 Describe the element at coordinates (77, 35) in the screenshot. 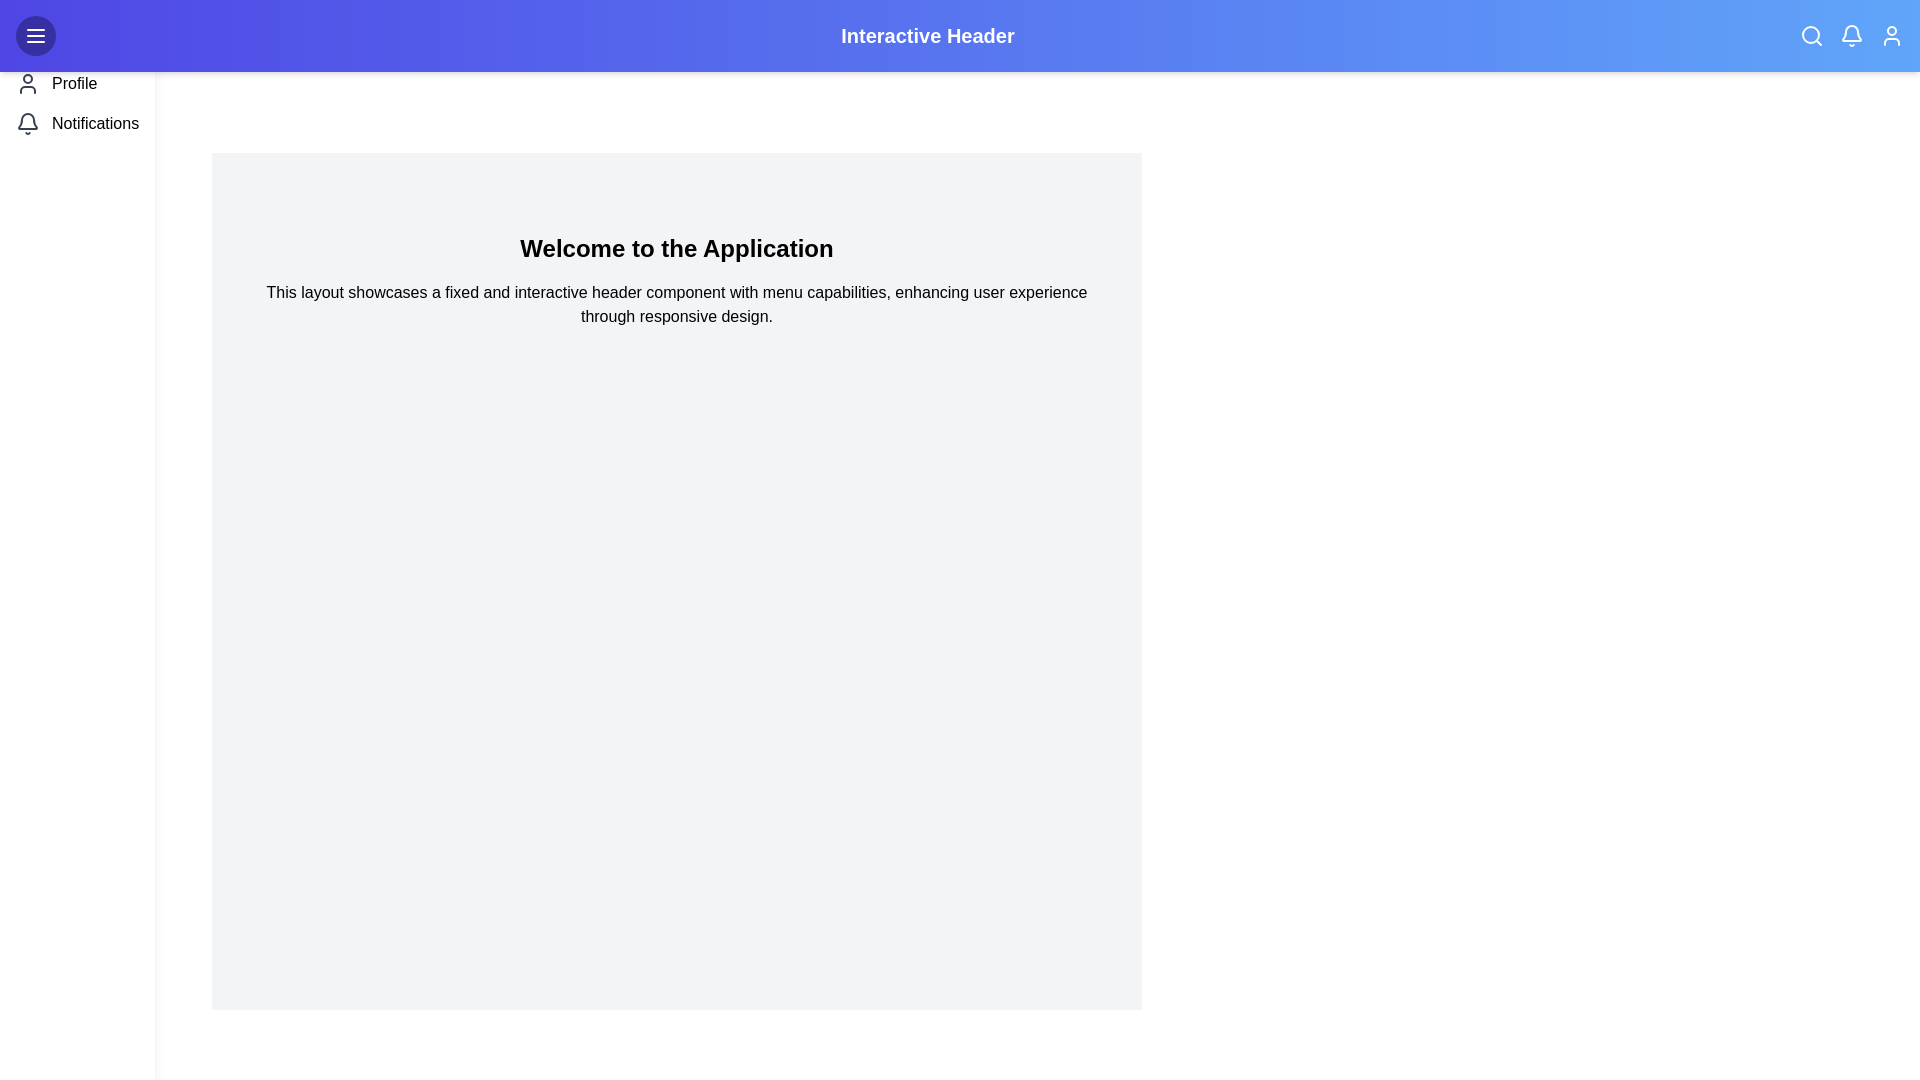

I see `the 'Close' button, which is a rectangular button with a red background and white text located at the top-left corner of the sidebar` at that location.